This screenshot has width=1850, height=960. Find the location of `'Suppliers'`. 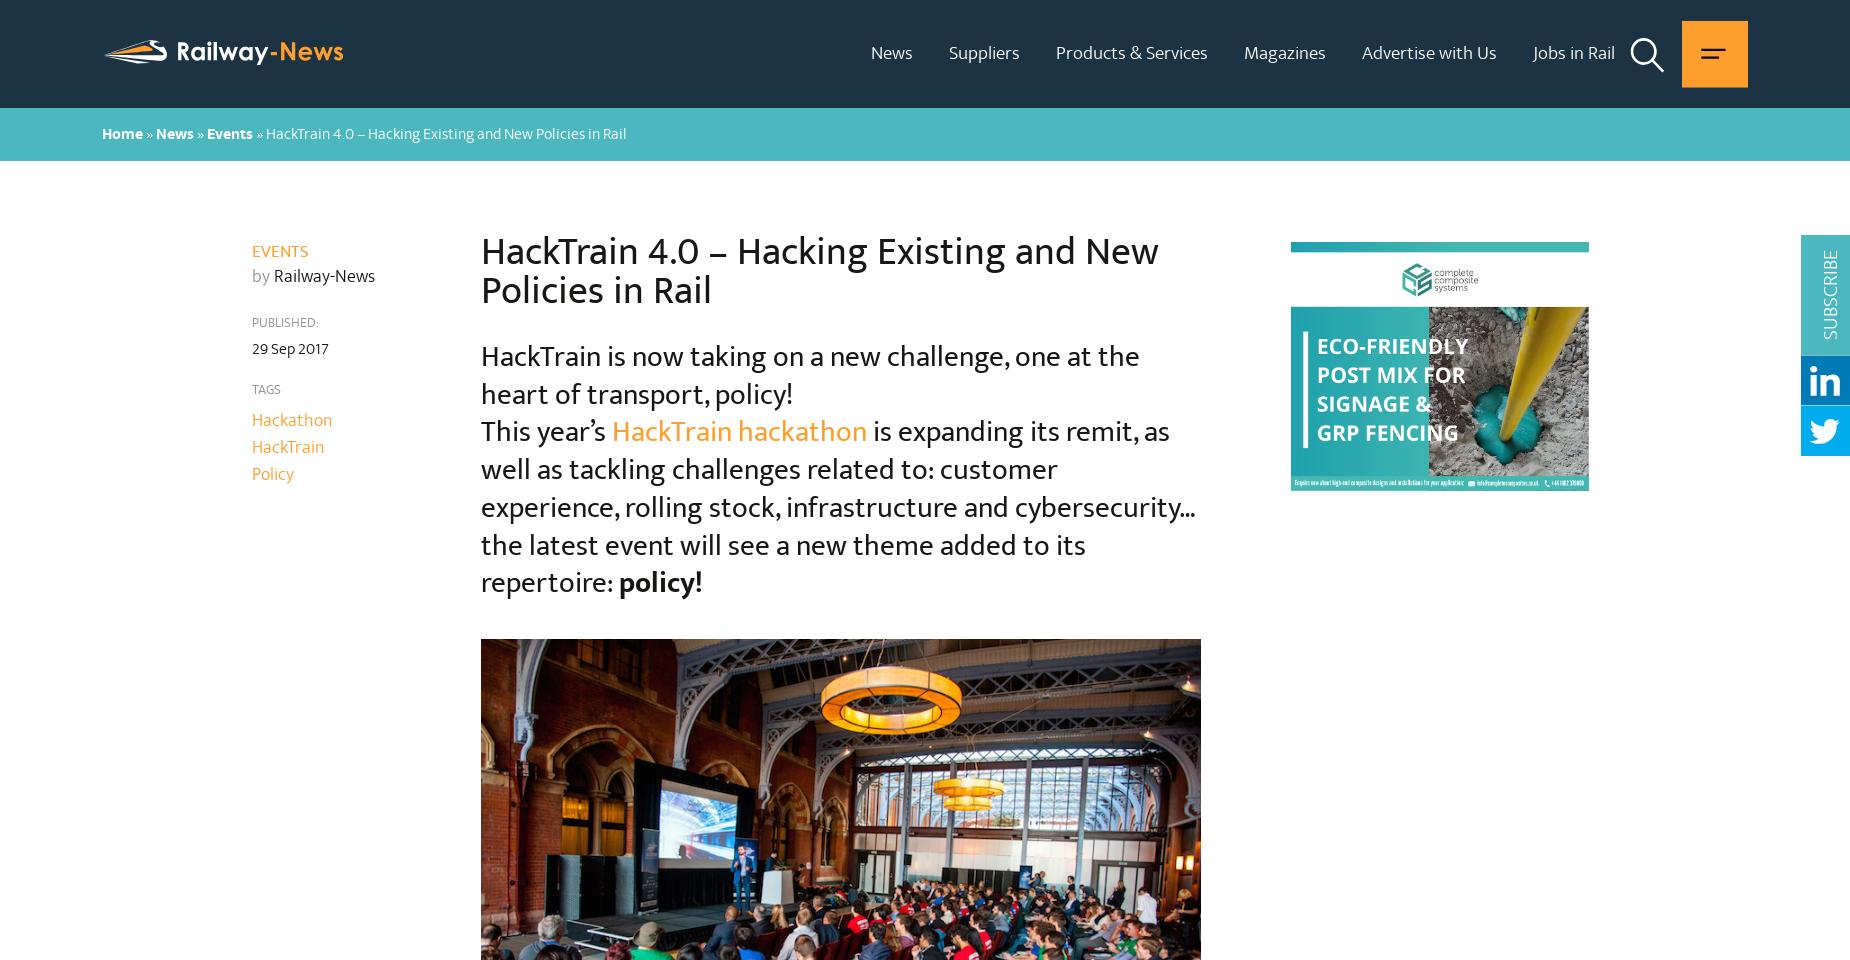

'Suppliers' is located at coordinates (948, 51).